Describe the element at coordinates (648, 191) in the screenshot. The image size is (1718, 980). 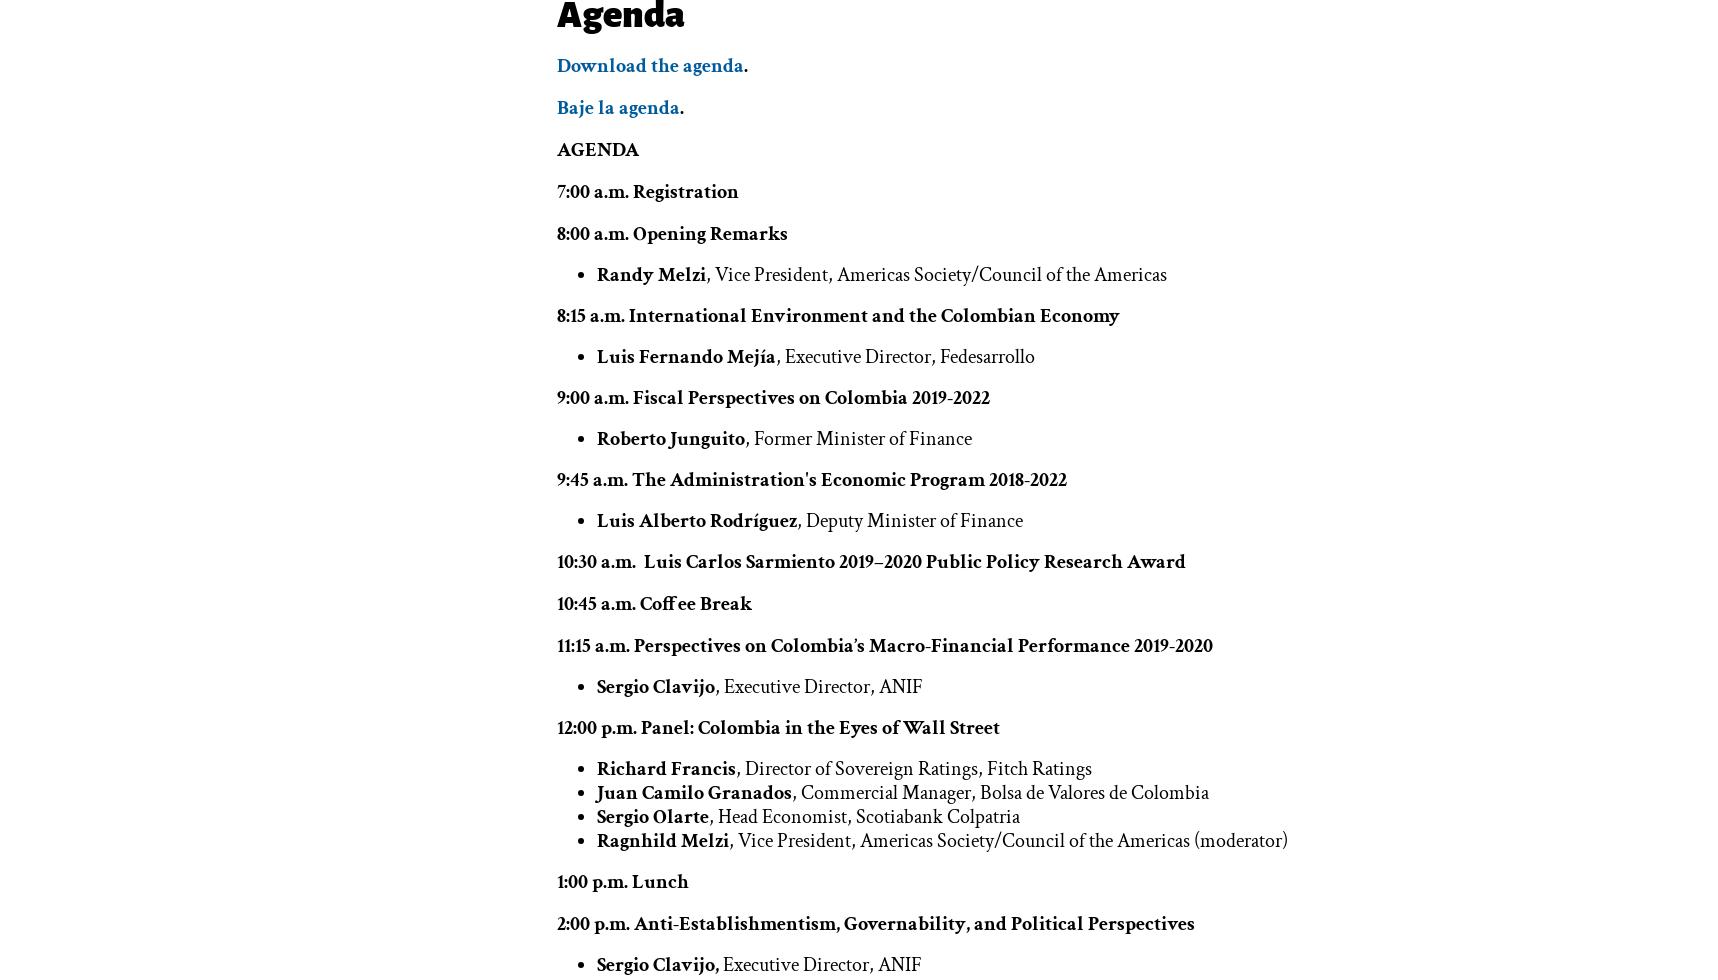
I see `'7:00 a.m. Registration'` at that location.